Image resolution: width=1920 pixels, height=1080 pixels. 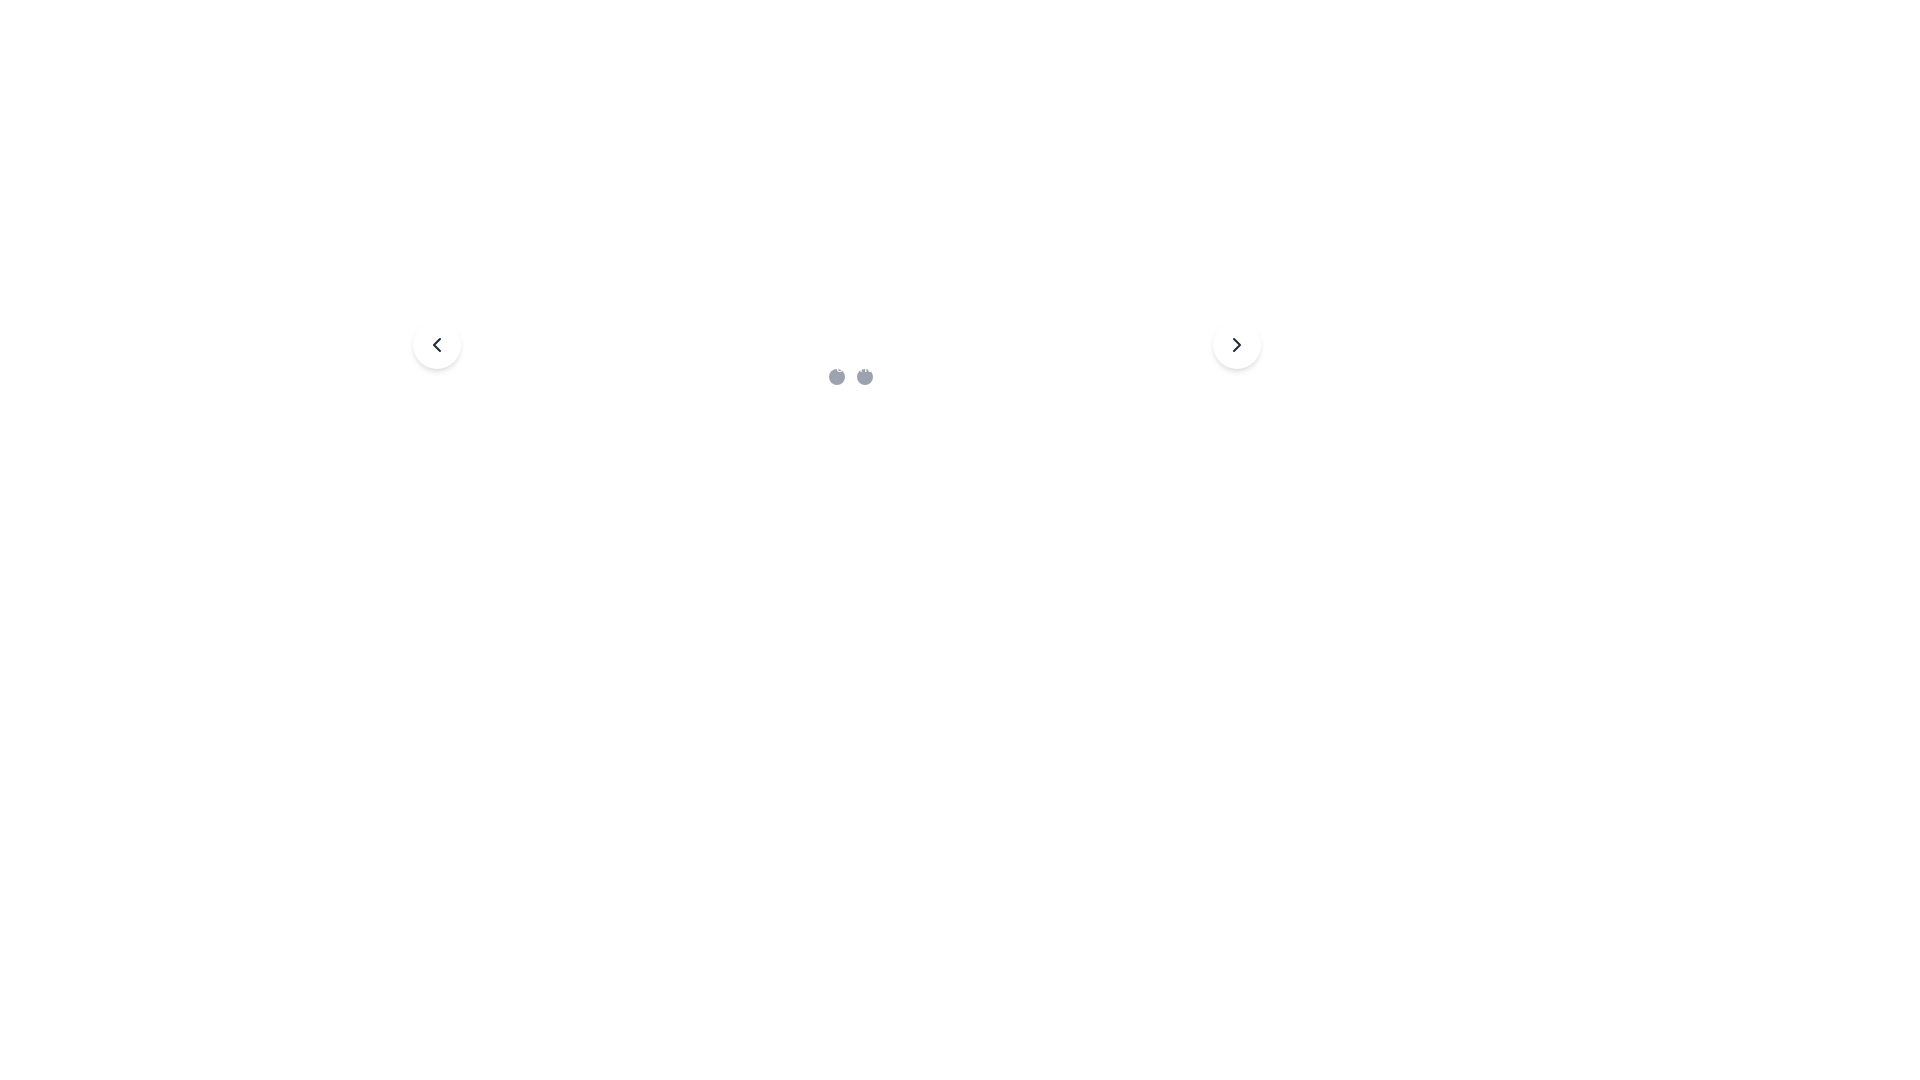 I want to click on the middle circular indicator with a white background and gray border, so click(x=836, y=365).